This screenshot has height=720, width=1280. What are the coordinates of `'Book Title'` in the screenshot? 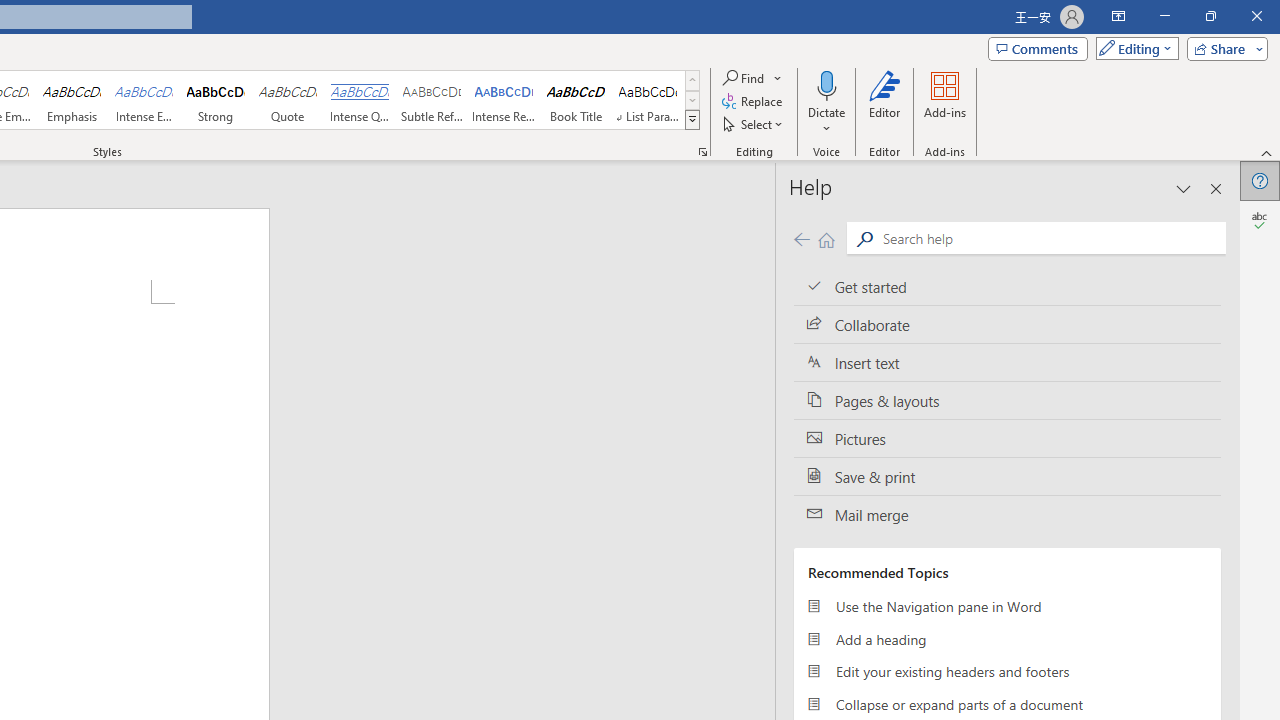 It's located at (575, 100).